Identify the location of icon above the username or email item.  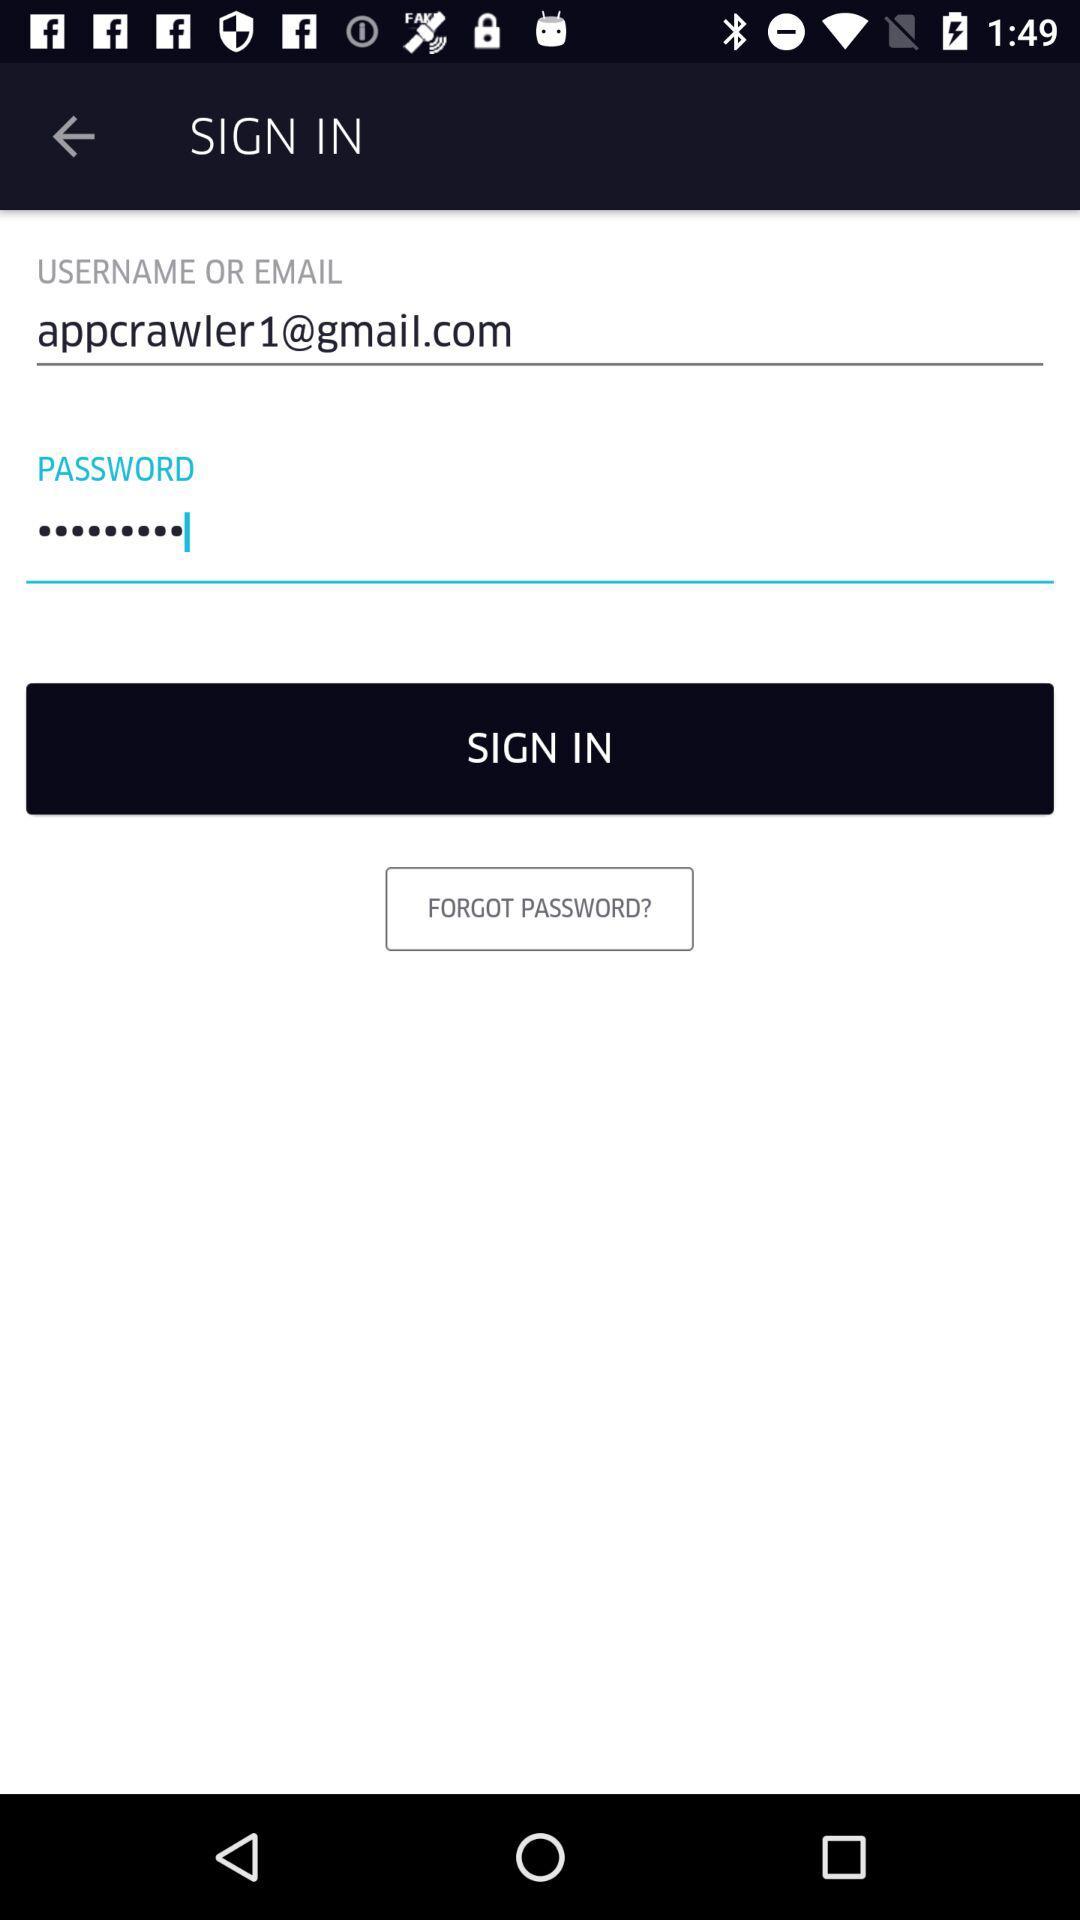
(72, 135).